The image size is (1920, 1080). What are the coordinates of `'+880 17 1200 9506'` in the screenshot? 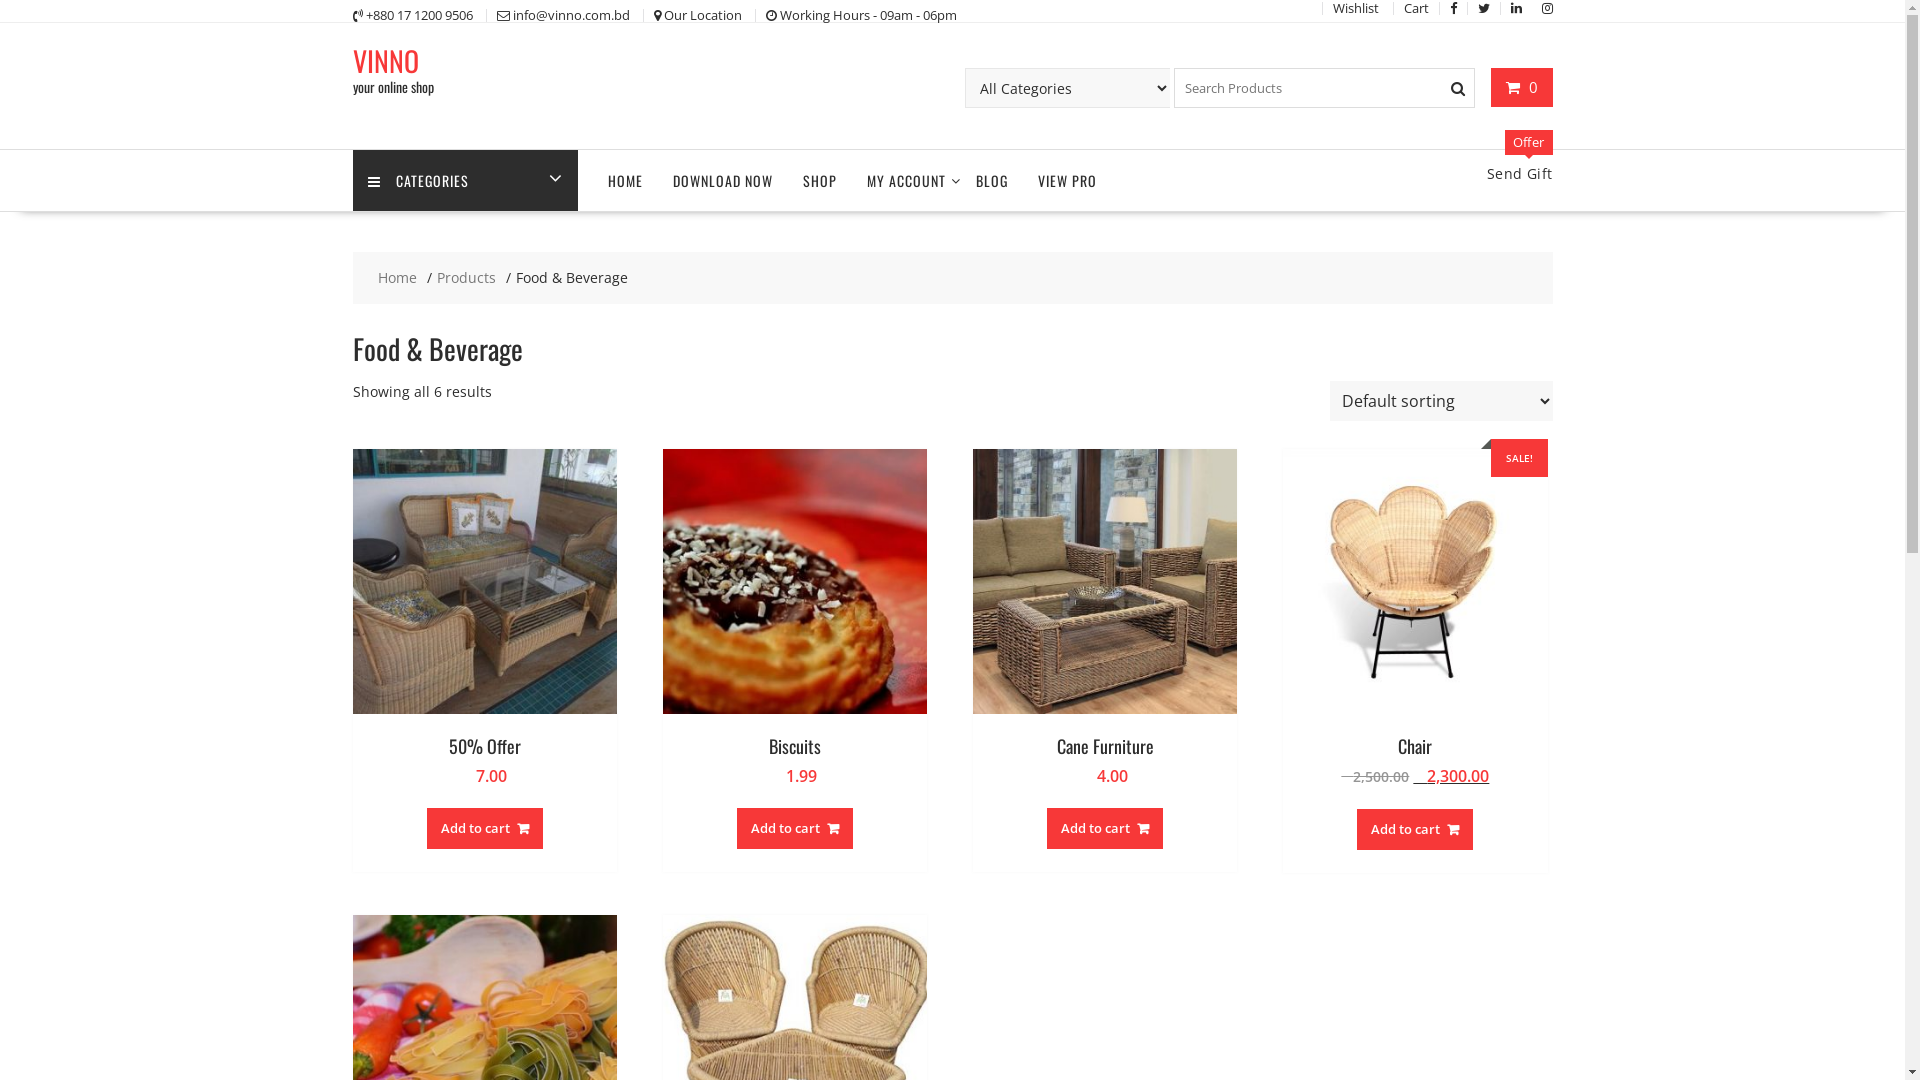 It's located at (418, 15).